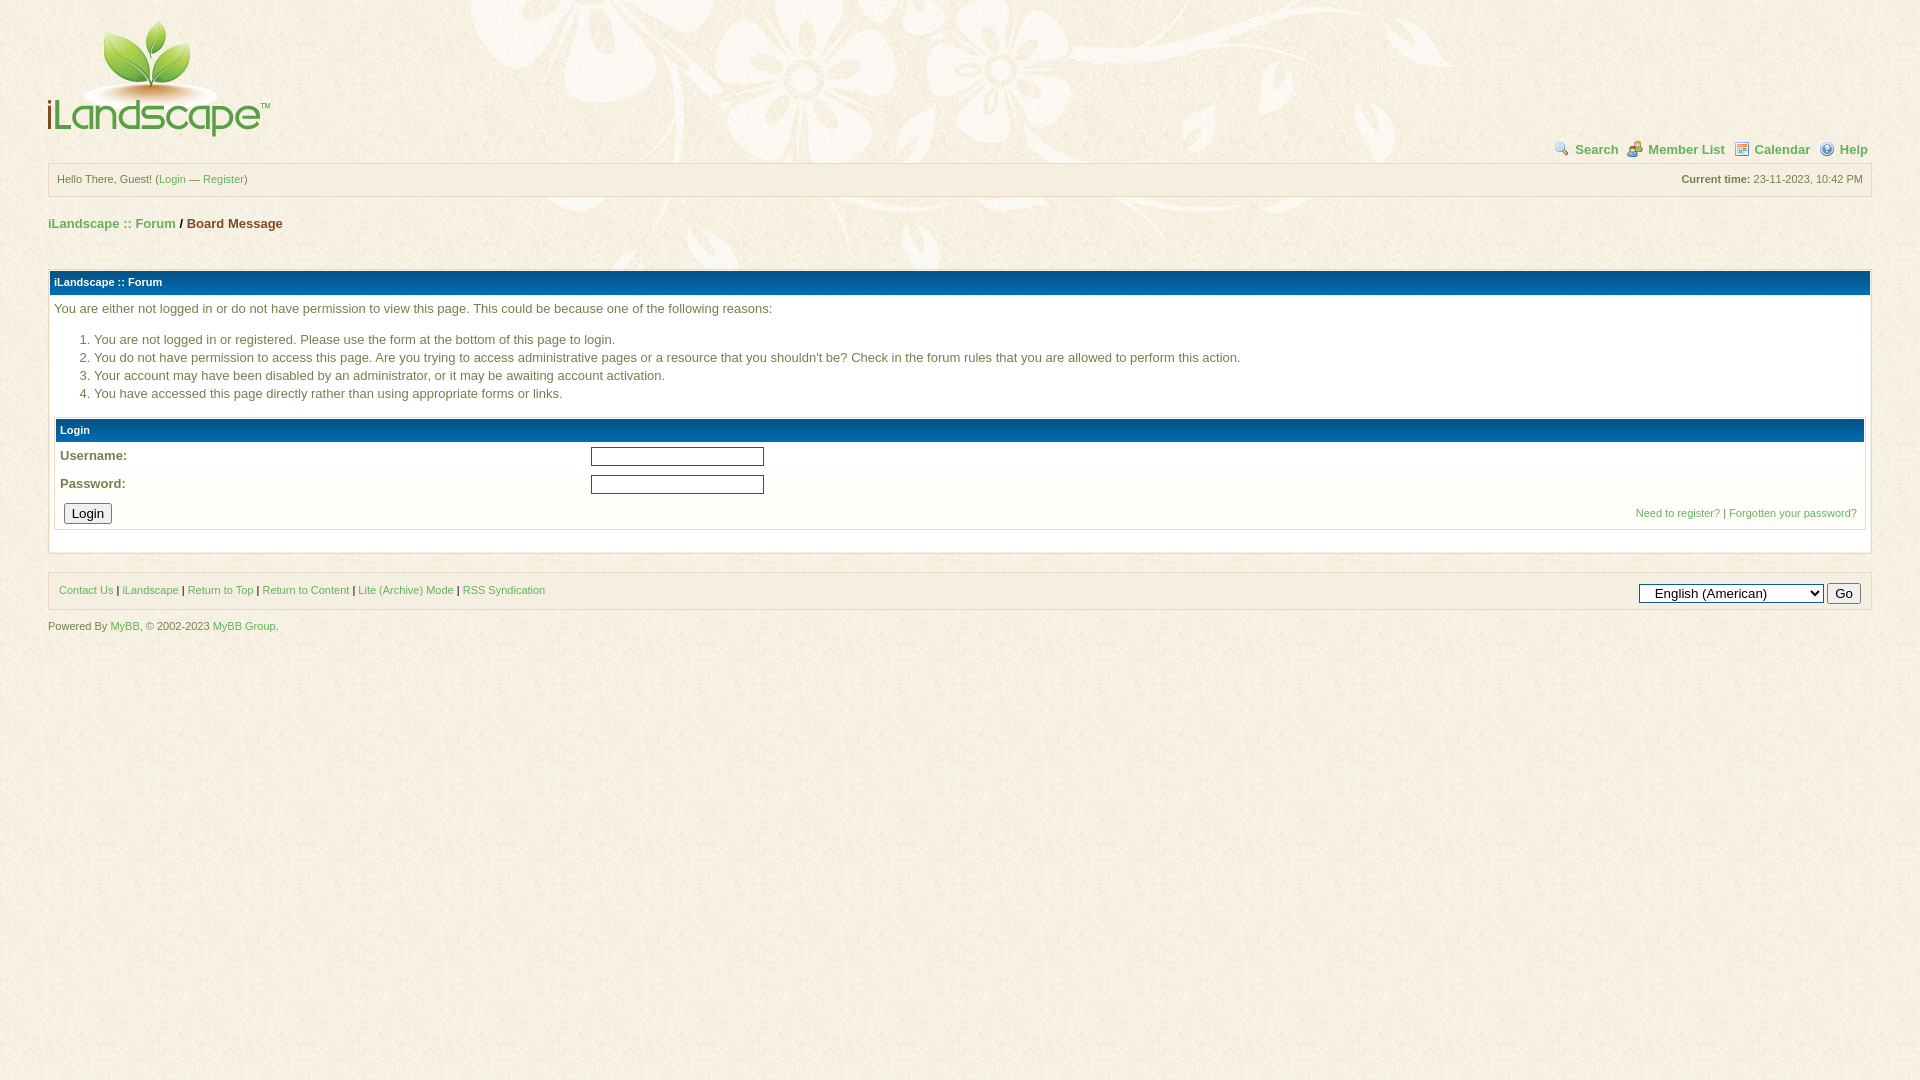  Describe the element at coordinates (87, 512) in the screenshot. I see `'Login'` at that location.